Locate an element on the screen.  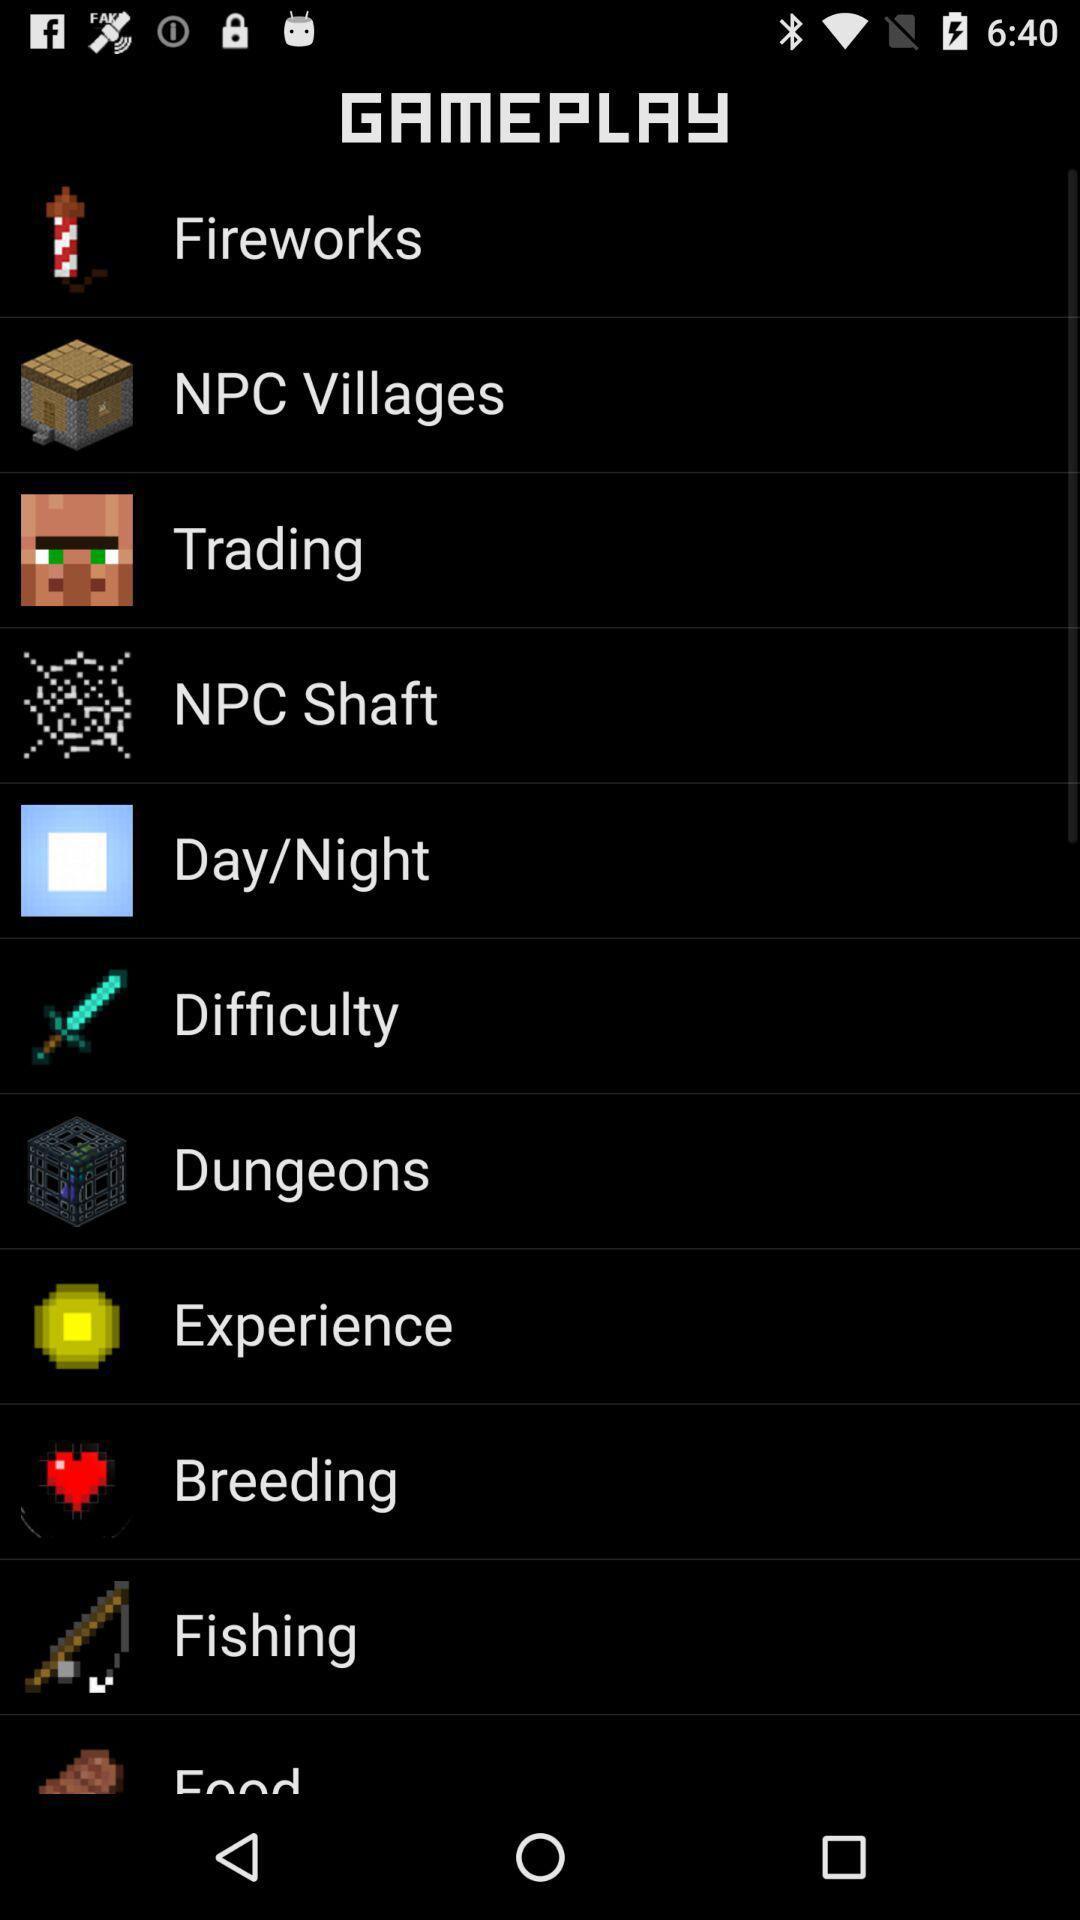
item above npc shaft item is located at coordinates (267, 546).